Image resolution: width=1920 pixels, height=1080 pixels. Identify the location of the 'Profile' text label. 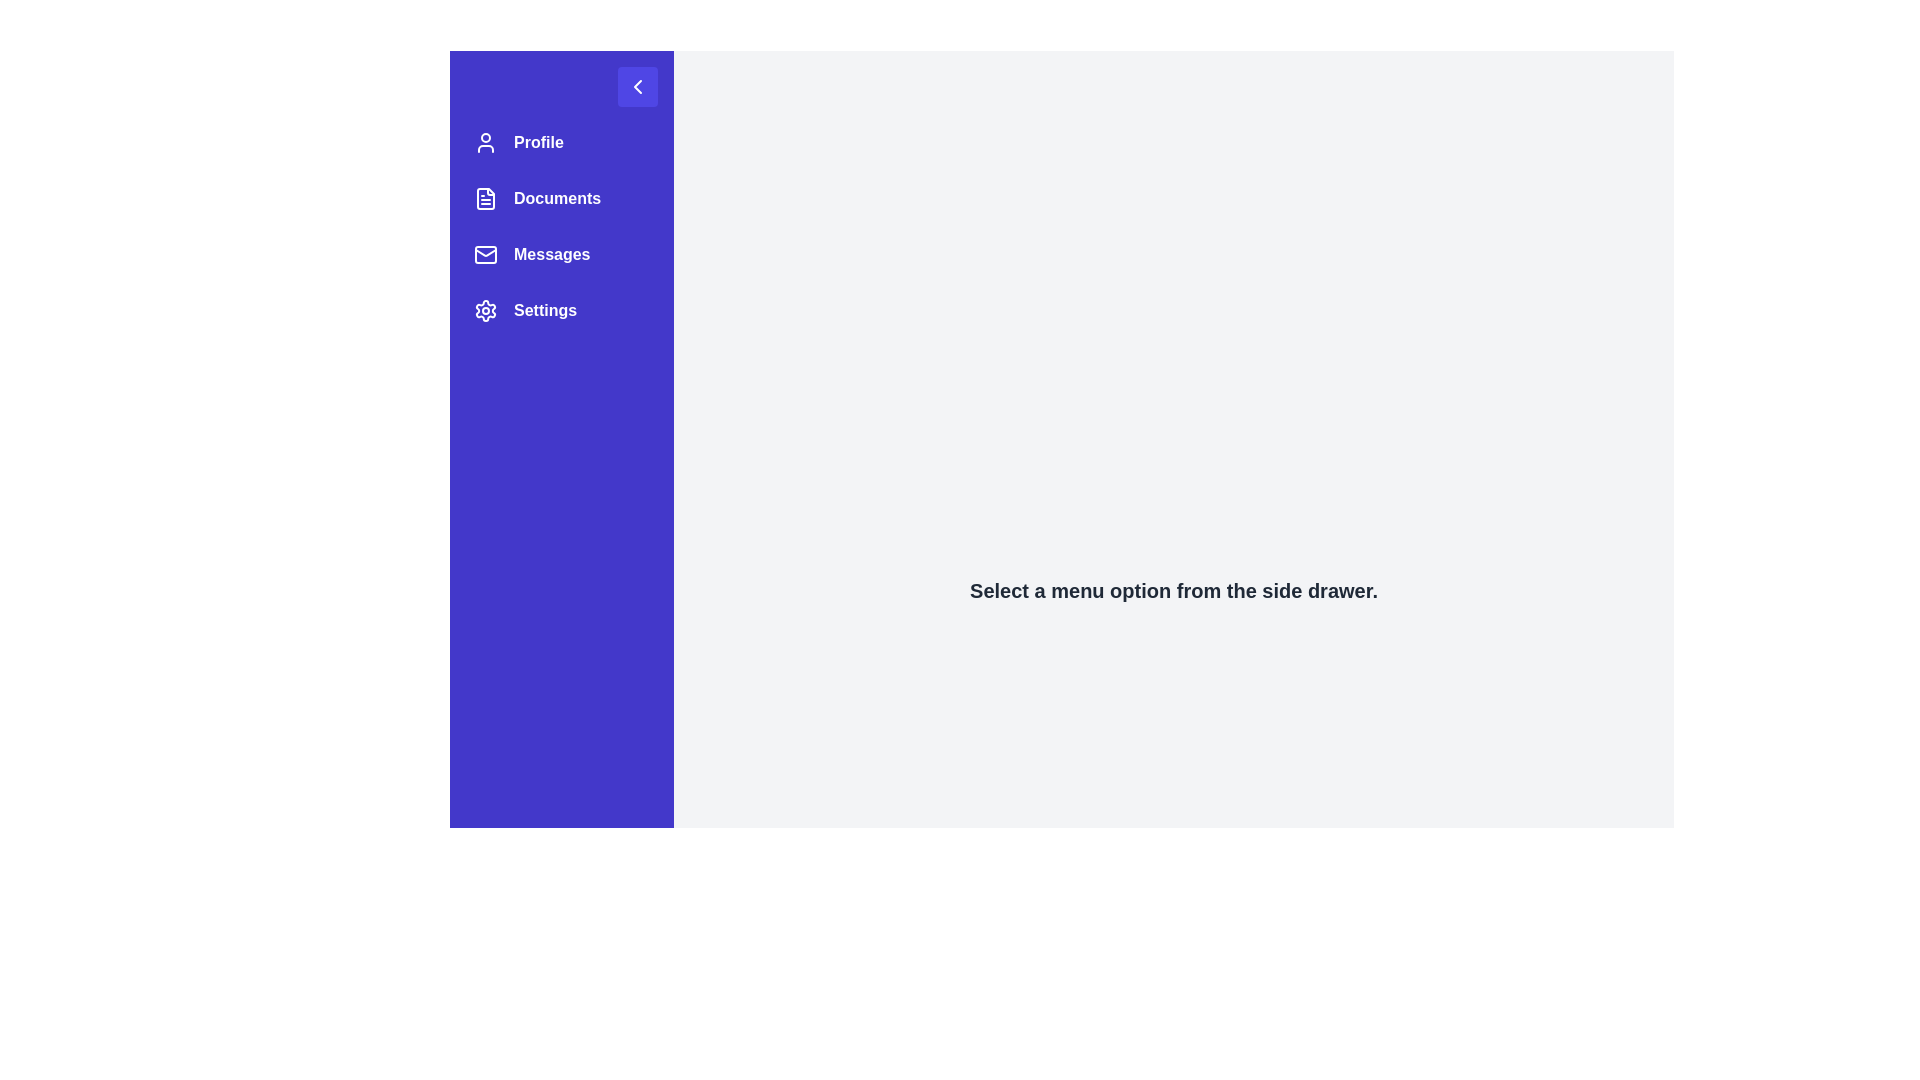
(538, 141).